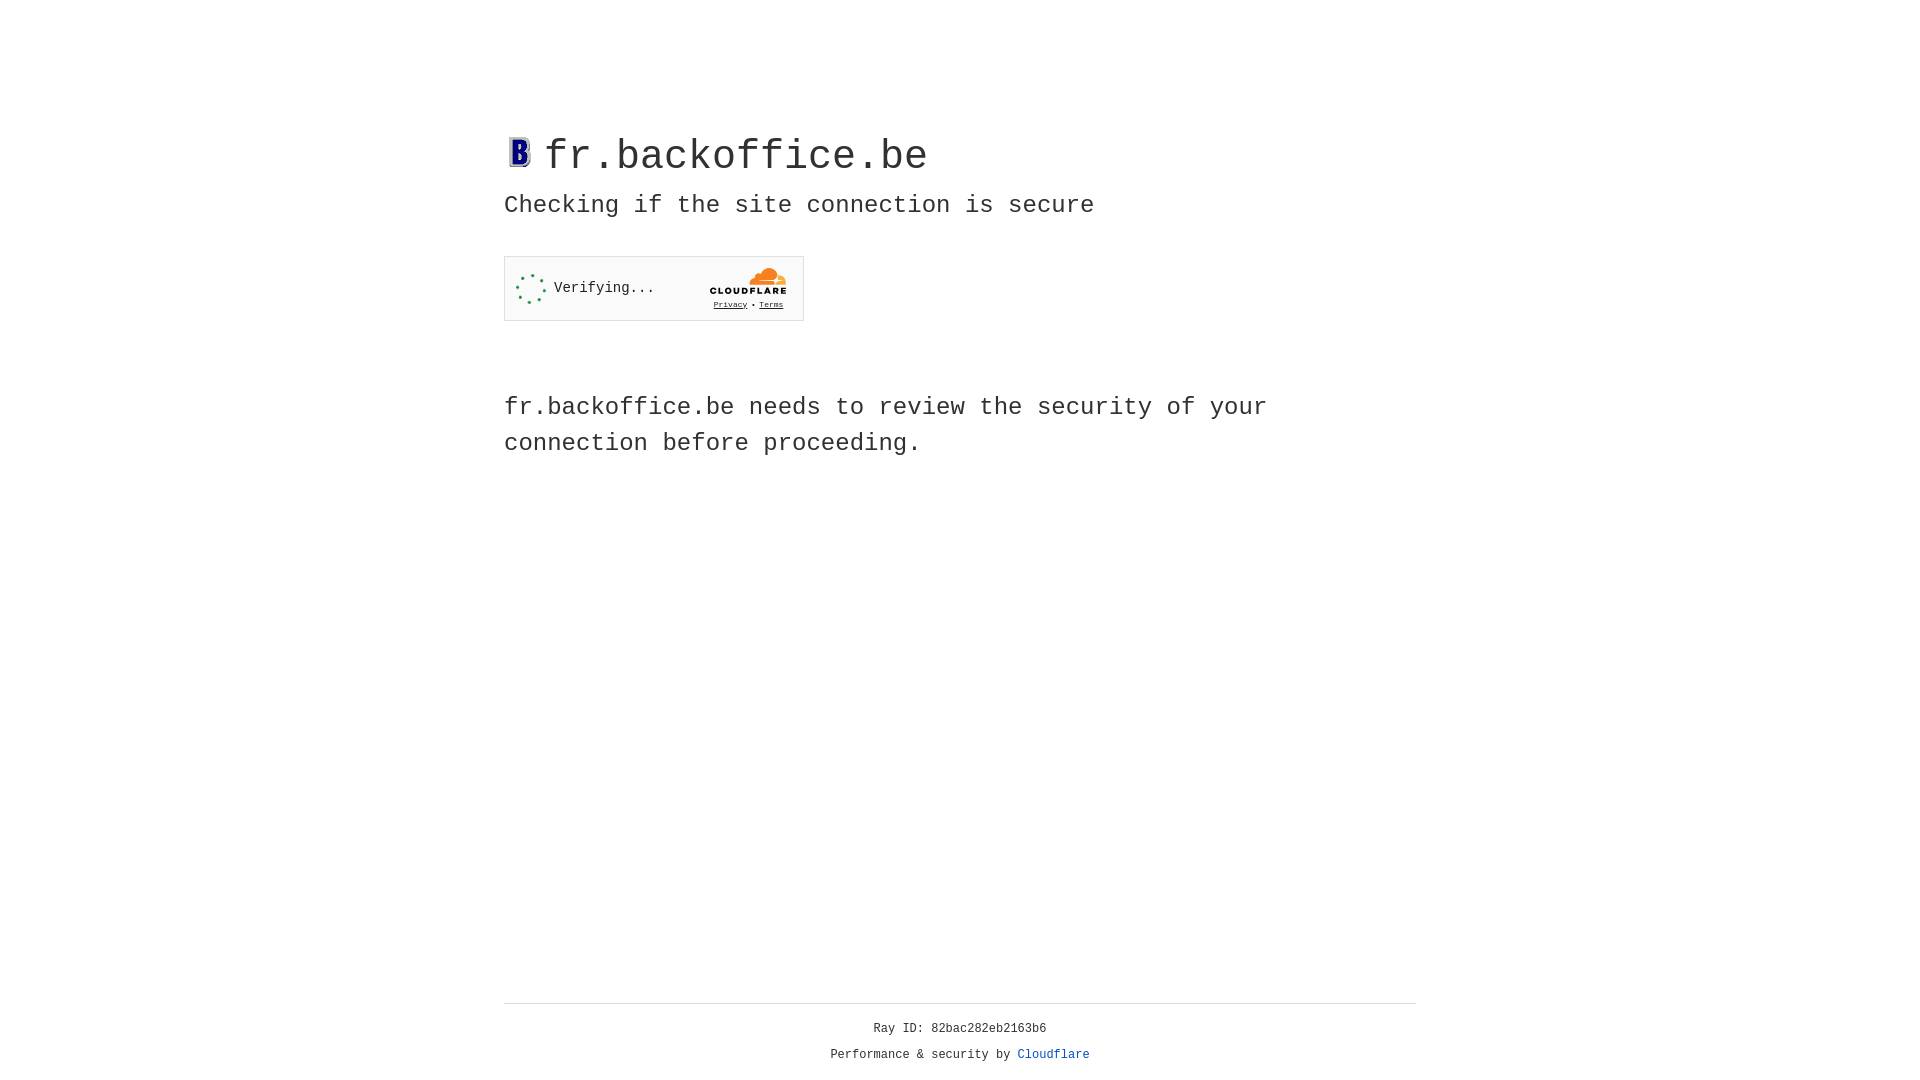  I want to click on 'Cloudflare', so click(1053, 1054).